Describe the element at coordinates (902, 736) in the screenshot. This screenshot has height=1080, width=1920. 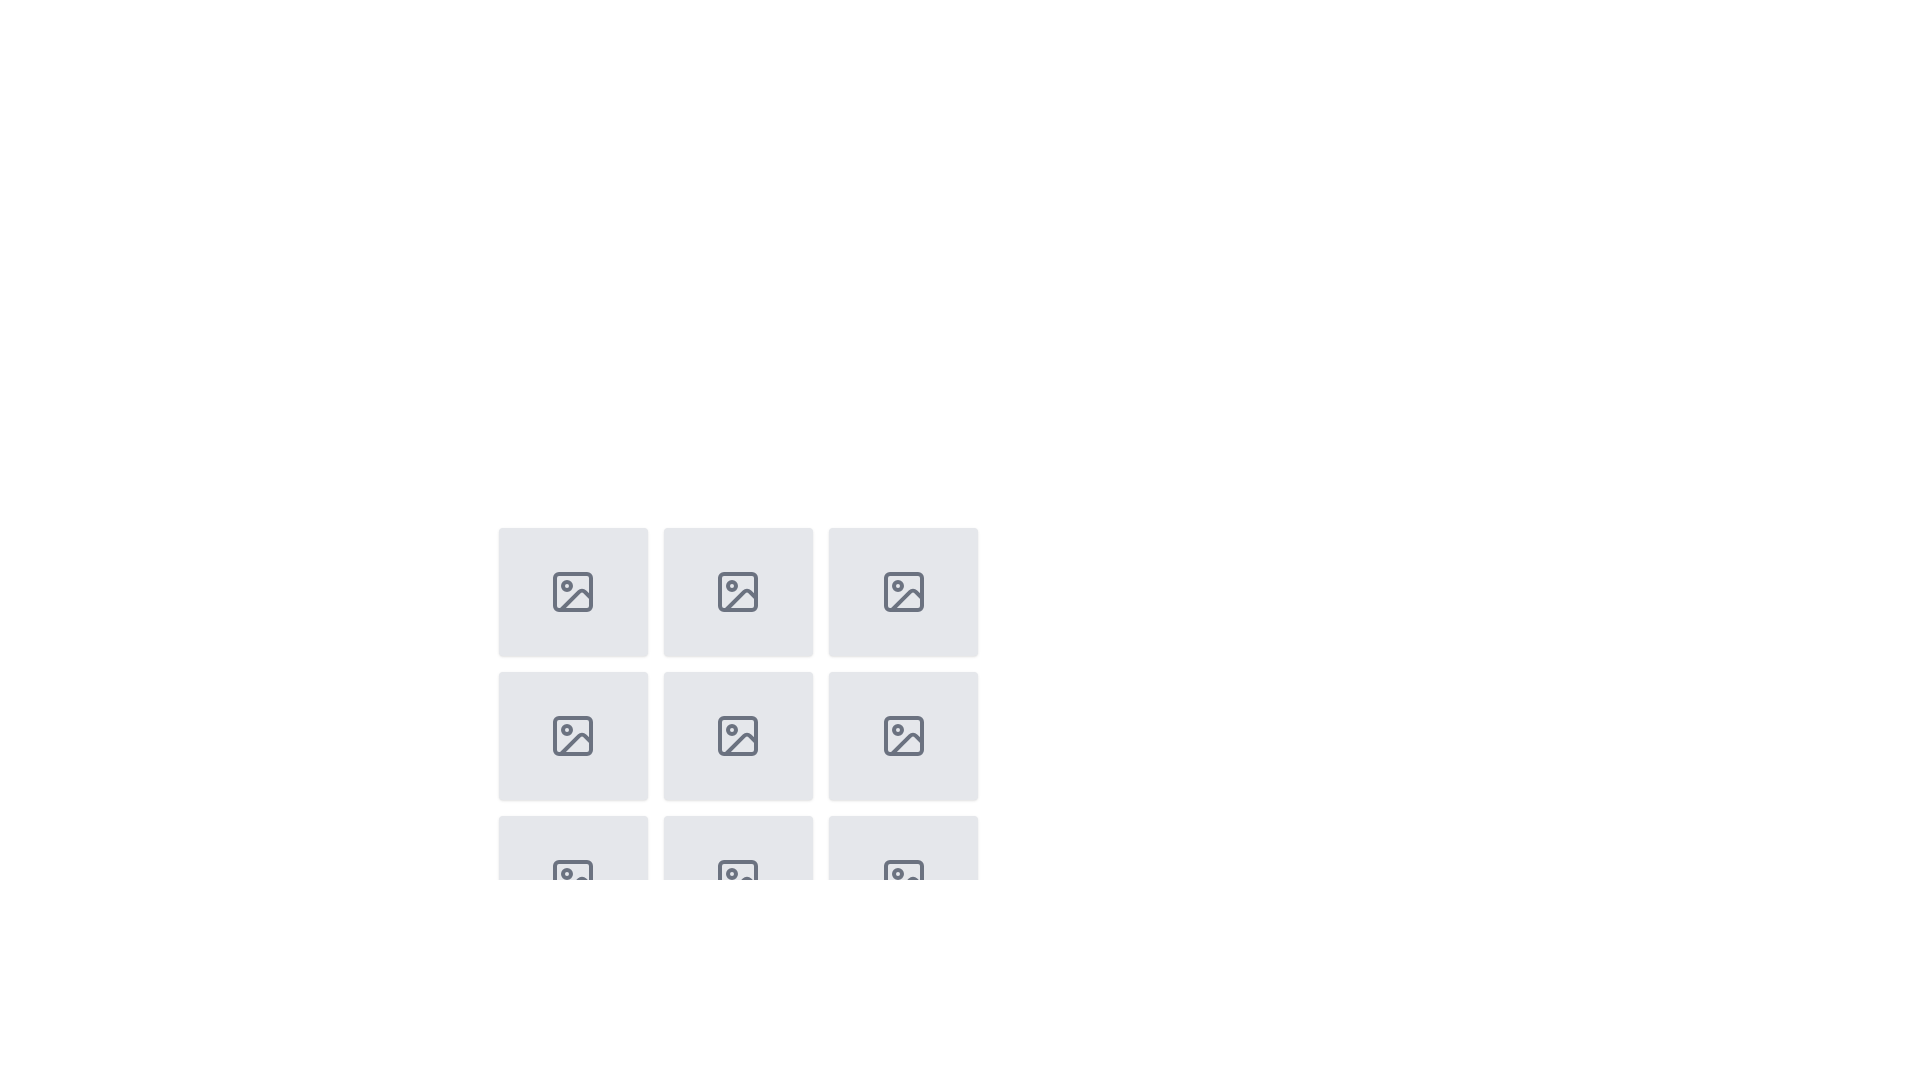
I see `the background rectangle of the icon located in the fifth position of a three-row, three-column grid layout` at that location.